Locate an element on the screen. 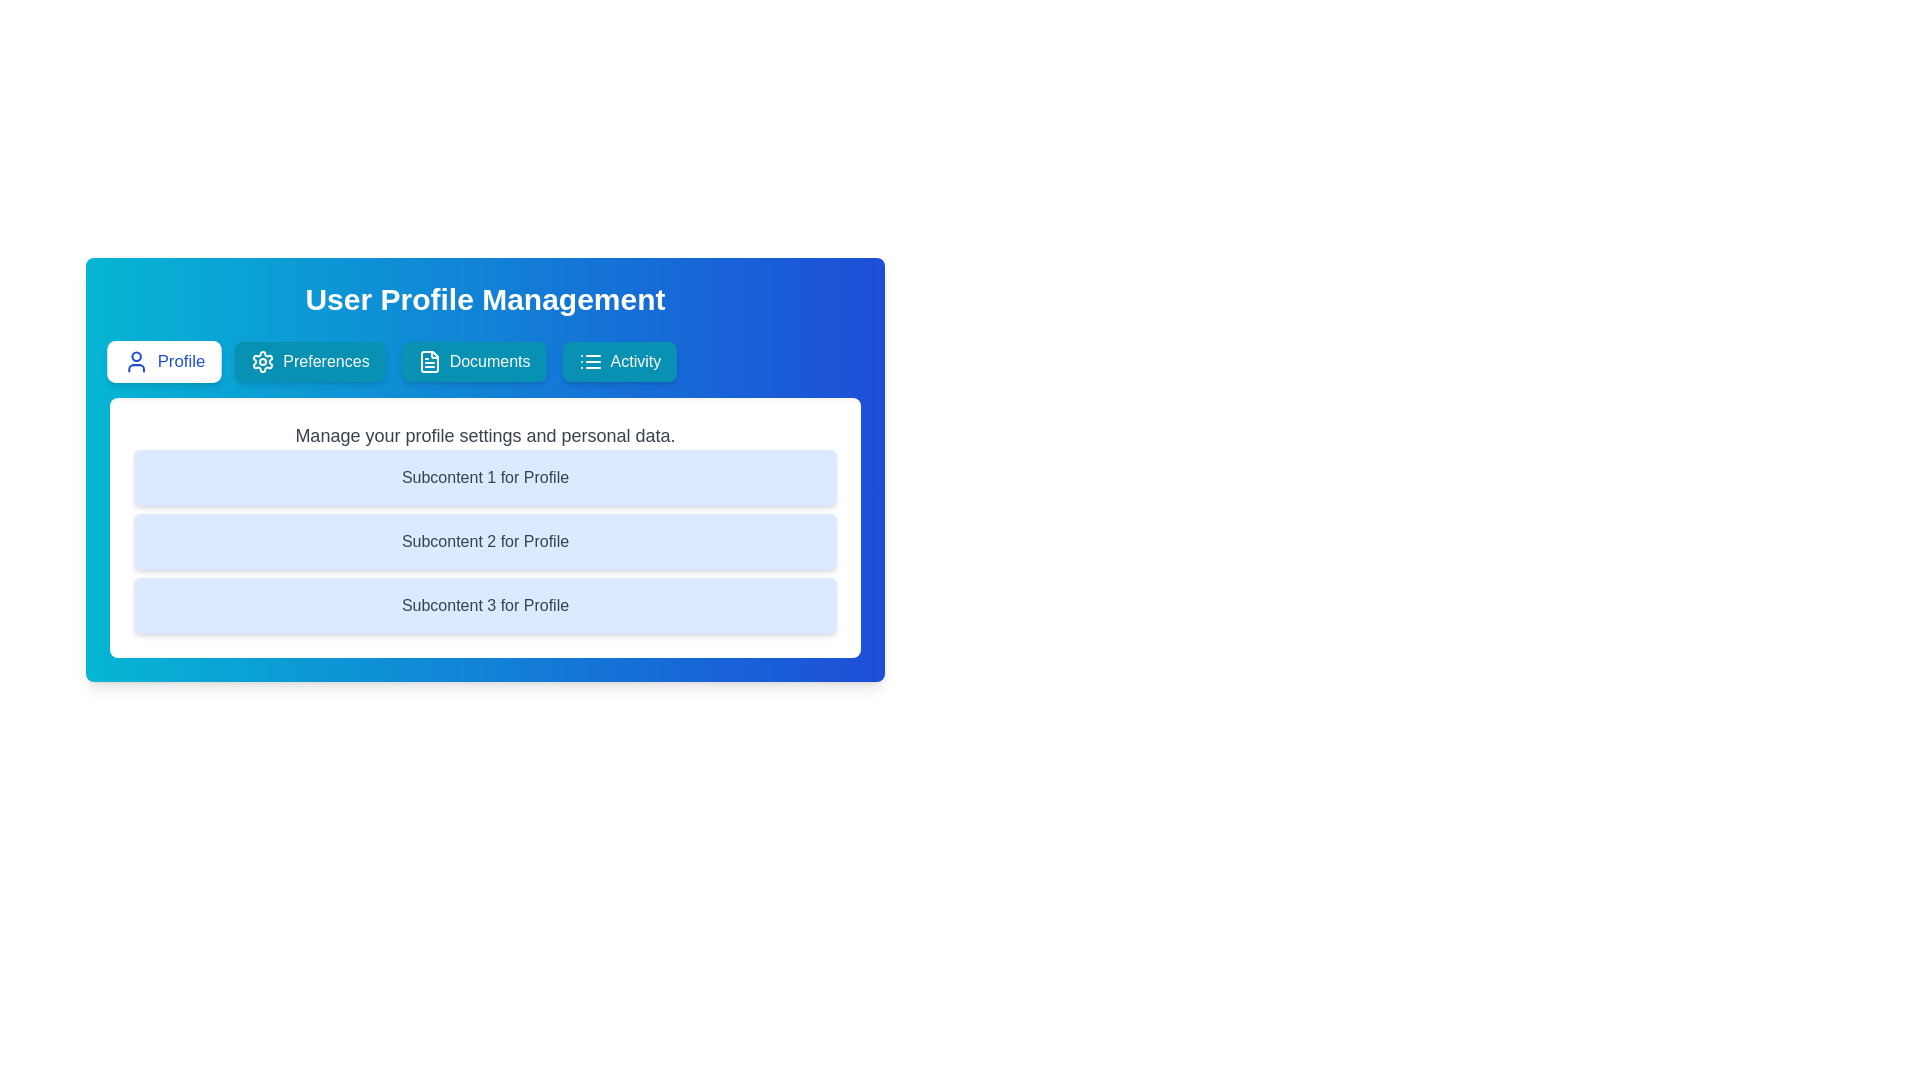  the static content block labeled 'Subcontent 3 for Profile', which is located at the bottom of three similar content blocks for user profile management is located at coordinates (485, 604).